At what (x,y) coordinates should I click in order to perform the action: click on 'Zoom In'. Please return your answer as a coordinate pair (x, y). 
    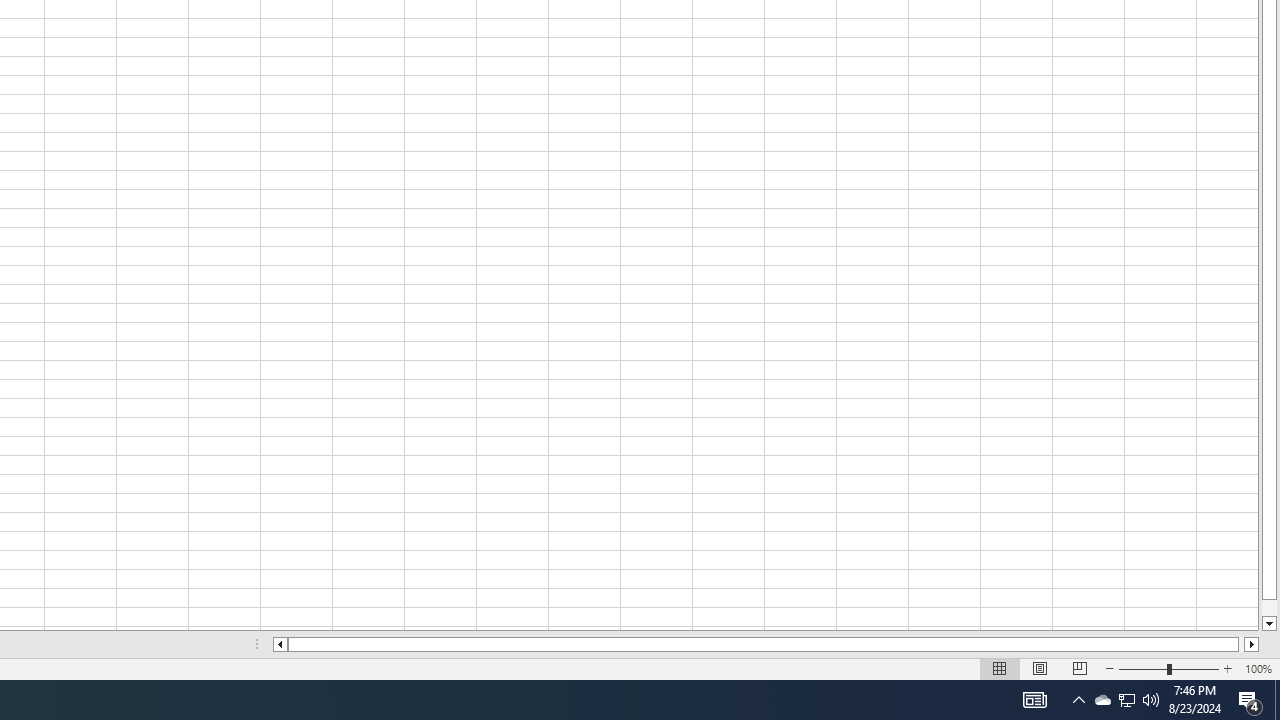
    Looking at the image, I should click on (1226, 669).